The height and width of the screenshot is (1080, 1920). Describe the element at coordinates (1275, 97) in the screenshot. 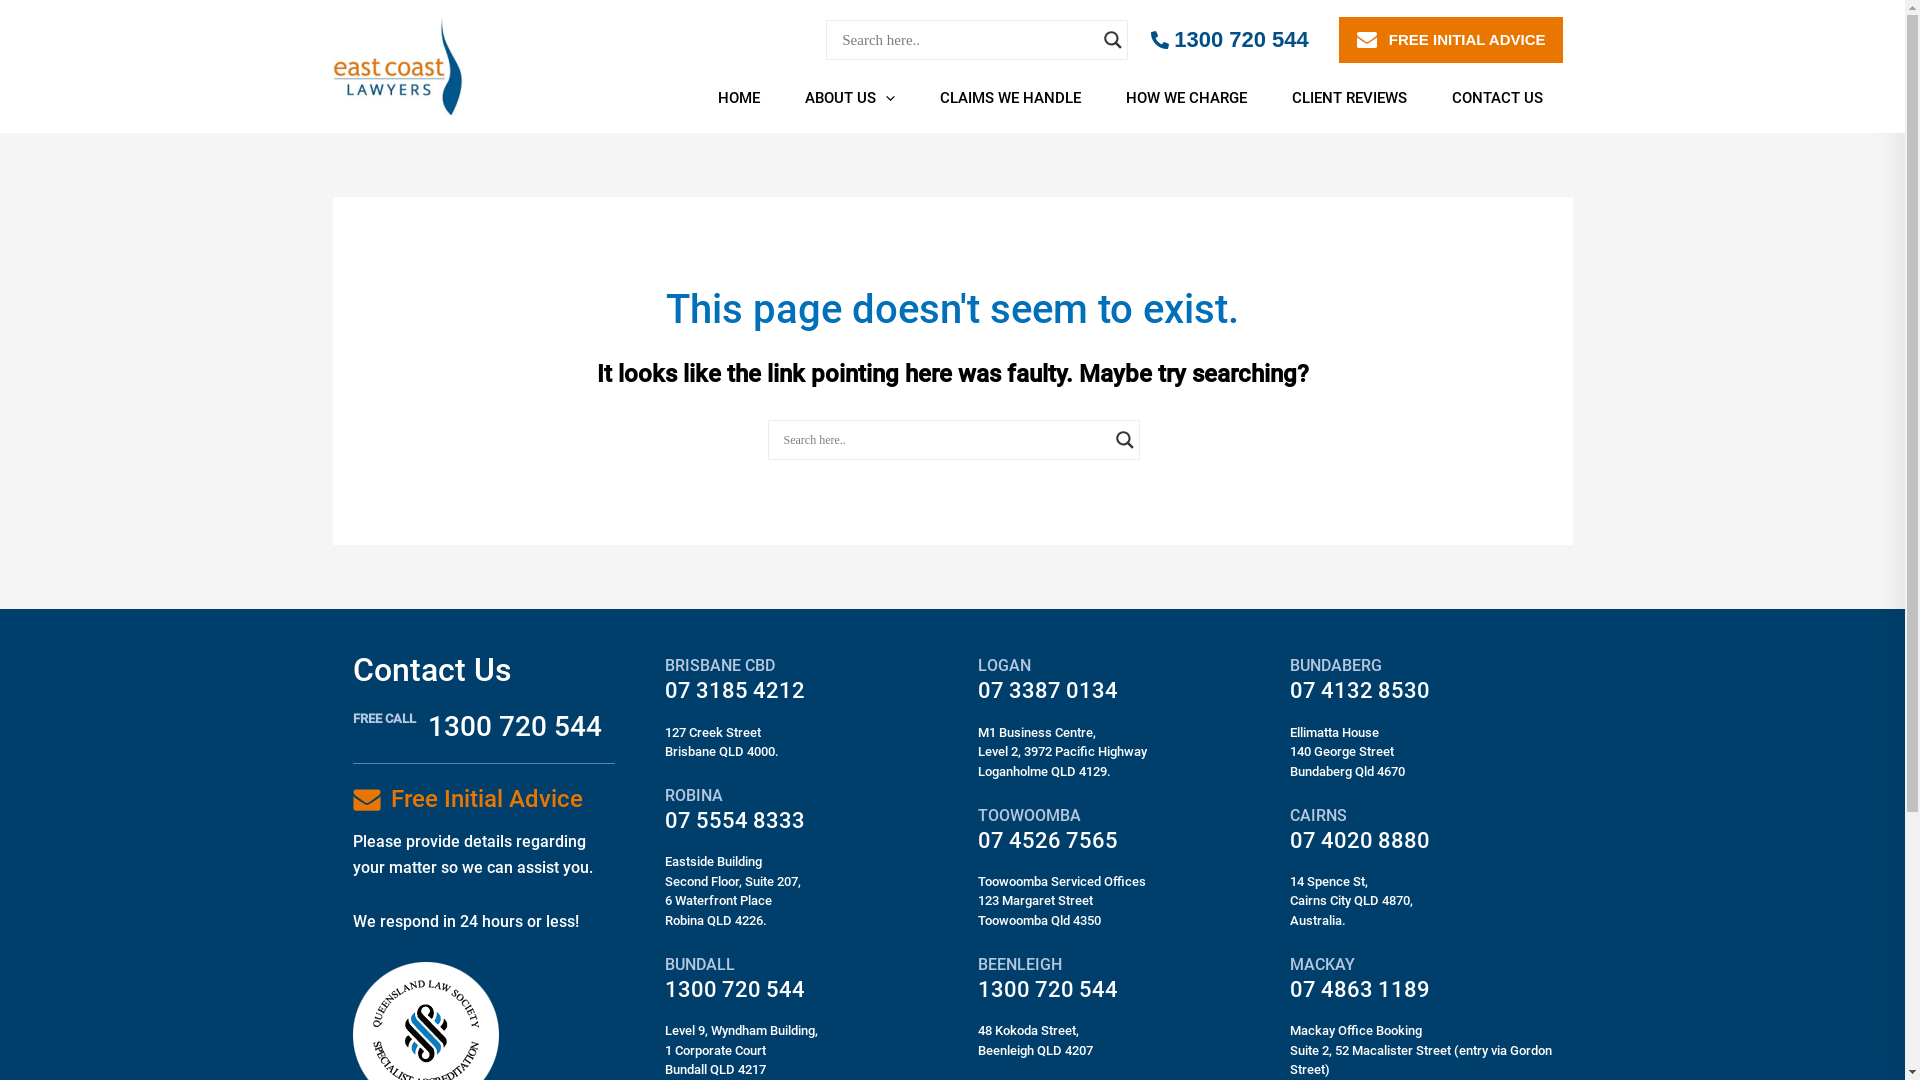

I see `'CLIENT REVIEWS'` at that location.